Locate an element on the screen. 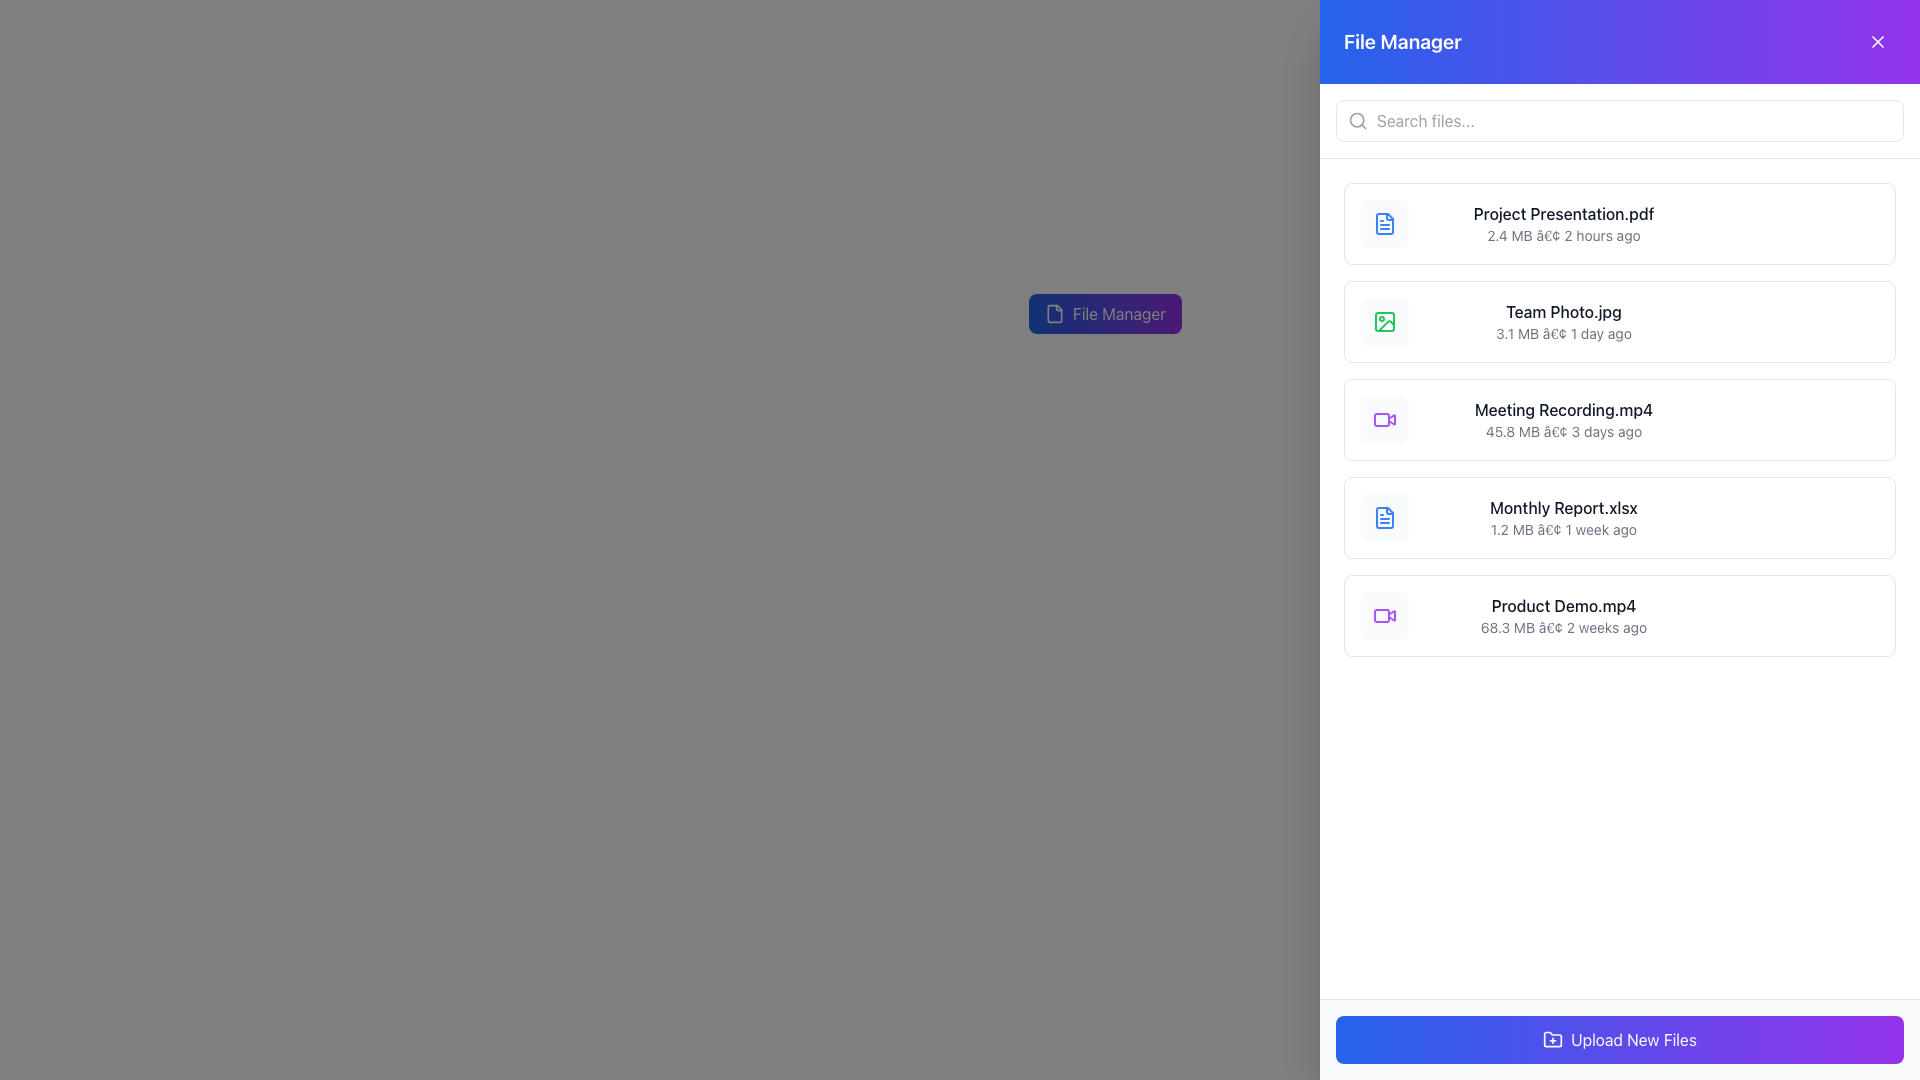 This screenshot has width=1920, height=1080. the delete button located at the far right of the row for 'Meeting Recording.mp4' is located at coordinates (1819, 419).